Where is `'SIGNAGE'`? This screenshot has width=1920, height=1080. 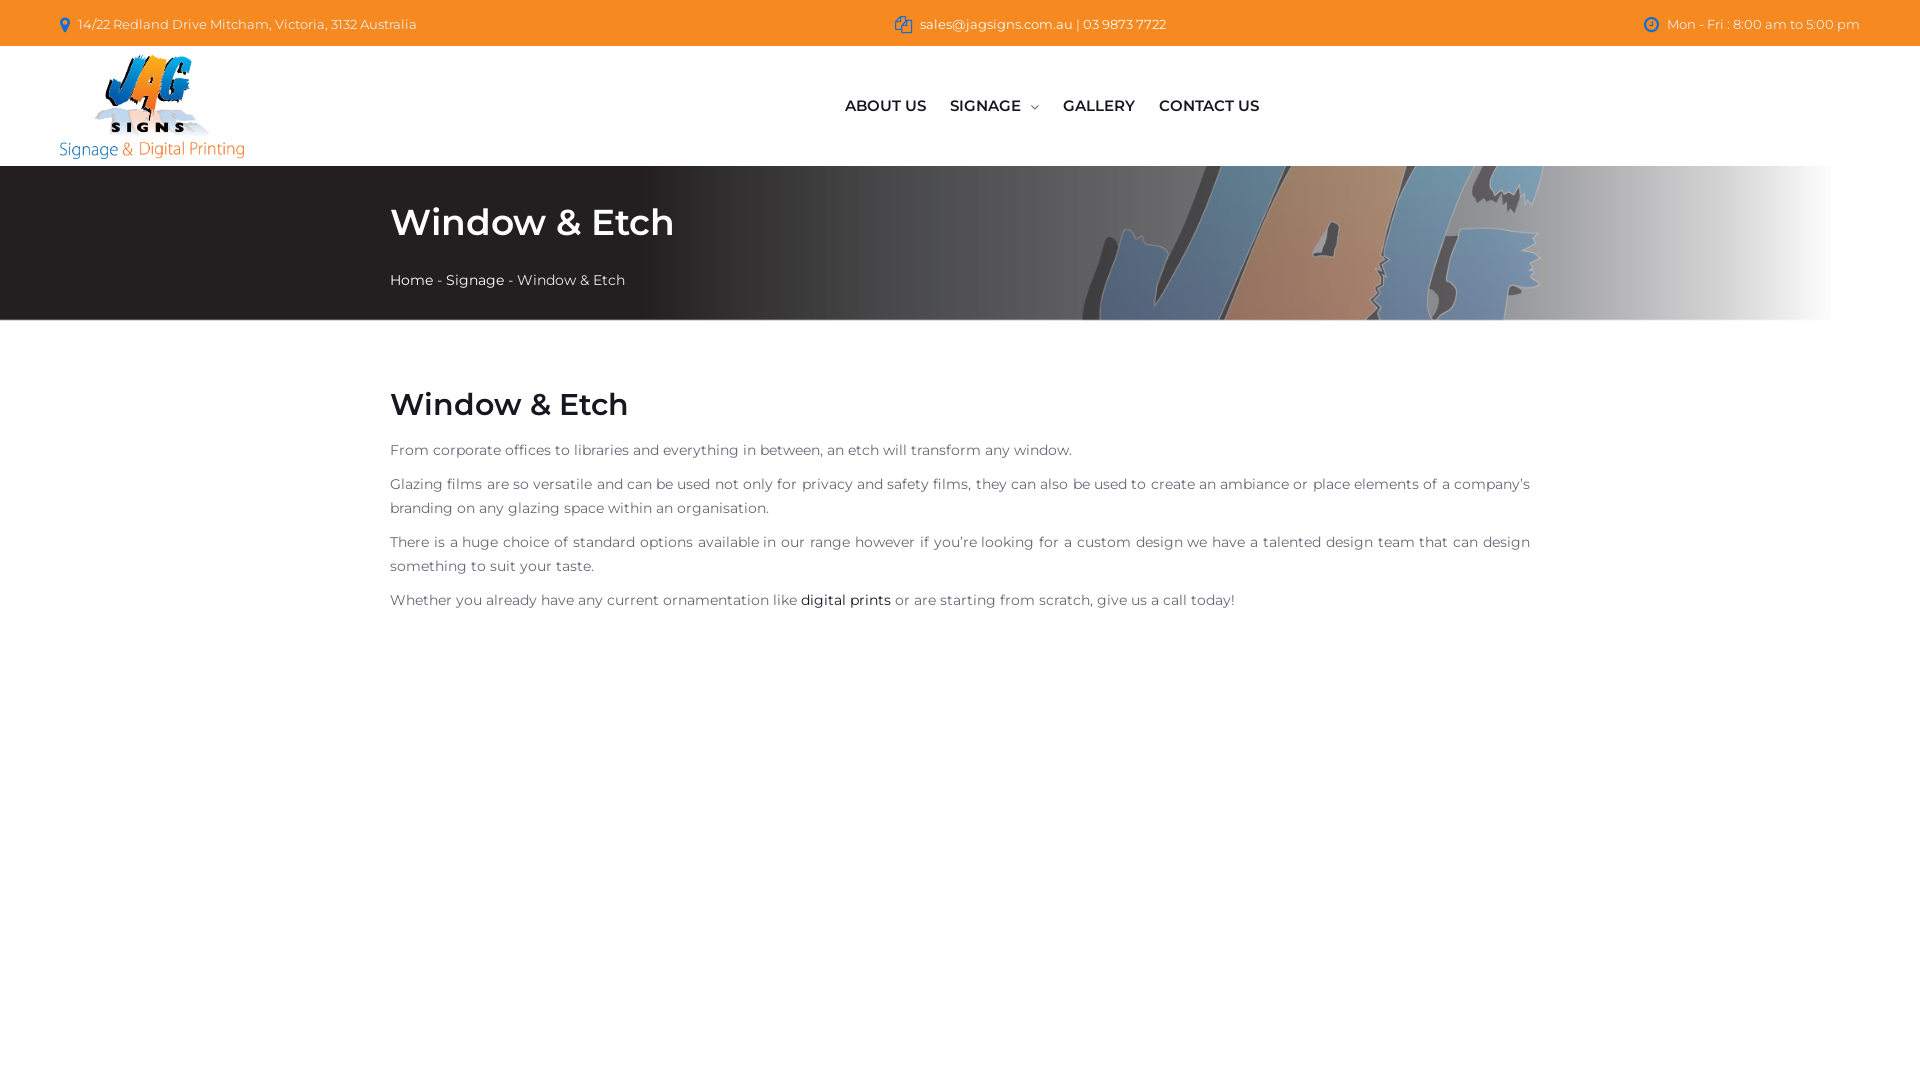 'SIGNAGE' is located at coordinates (985, 105).